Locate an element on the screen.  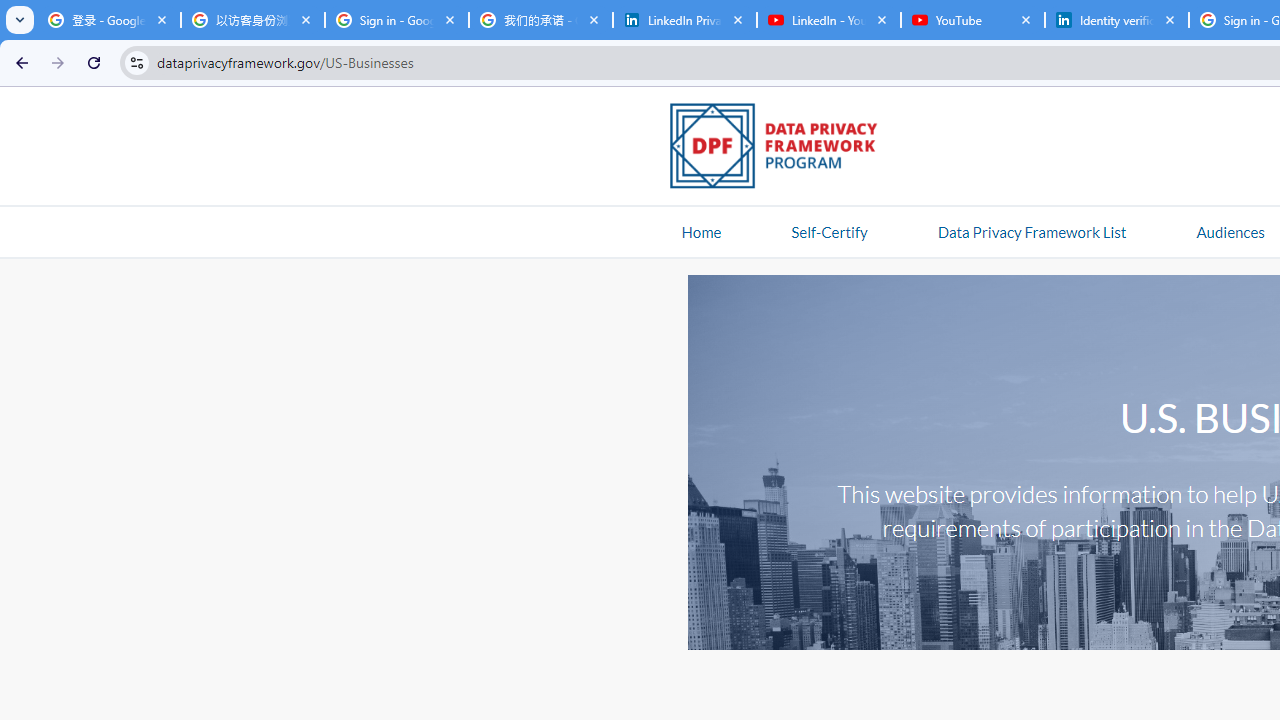
'Audiences' is located at coordinates (1229, 230).